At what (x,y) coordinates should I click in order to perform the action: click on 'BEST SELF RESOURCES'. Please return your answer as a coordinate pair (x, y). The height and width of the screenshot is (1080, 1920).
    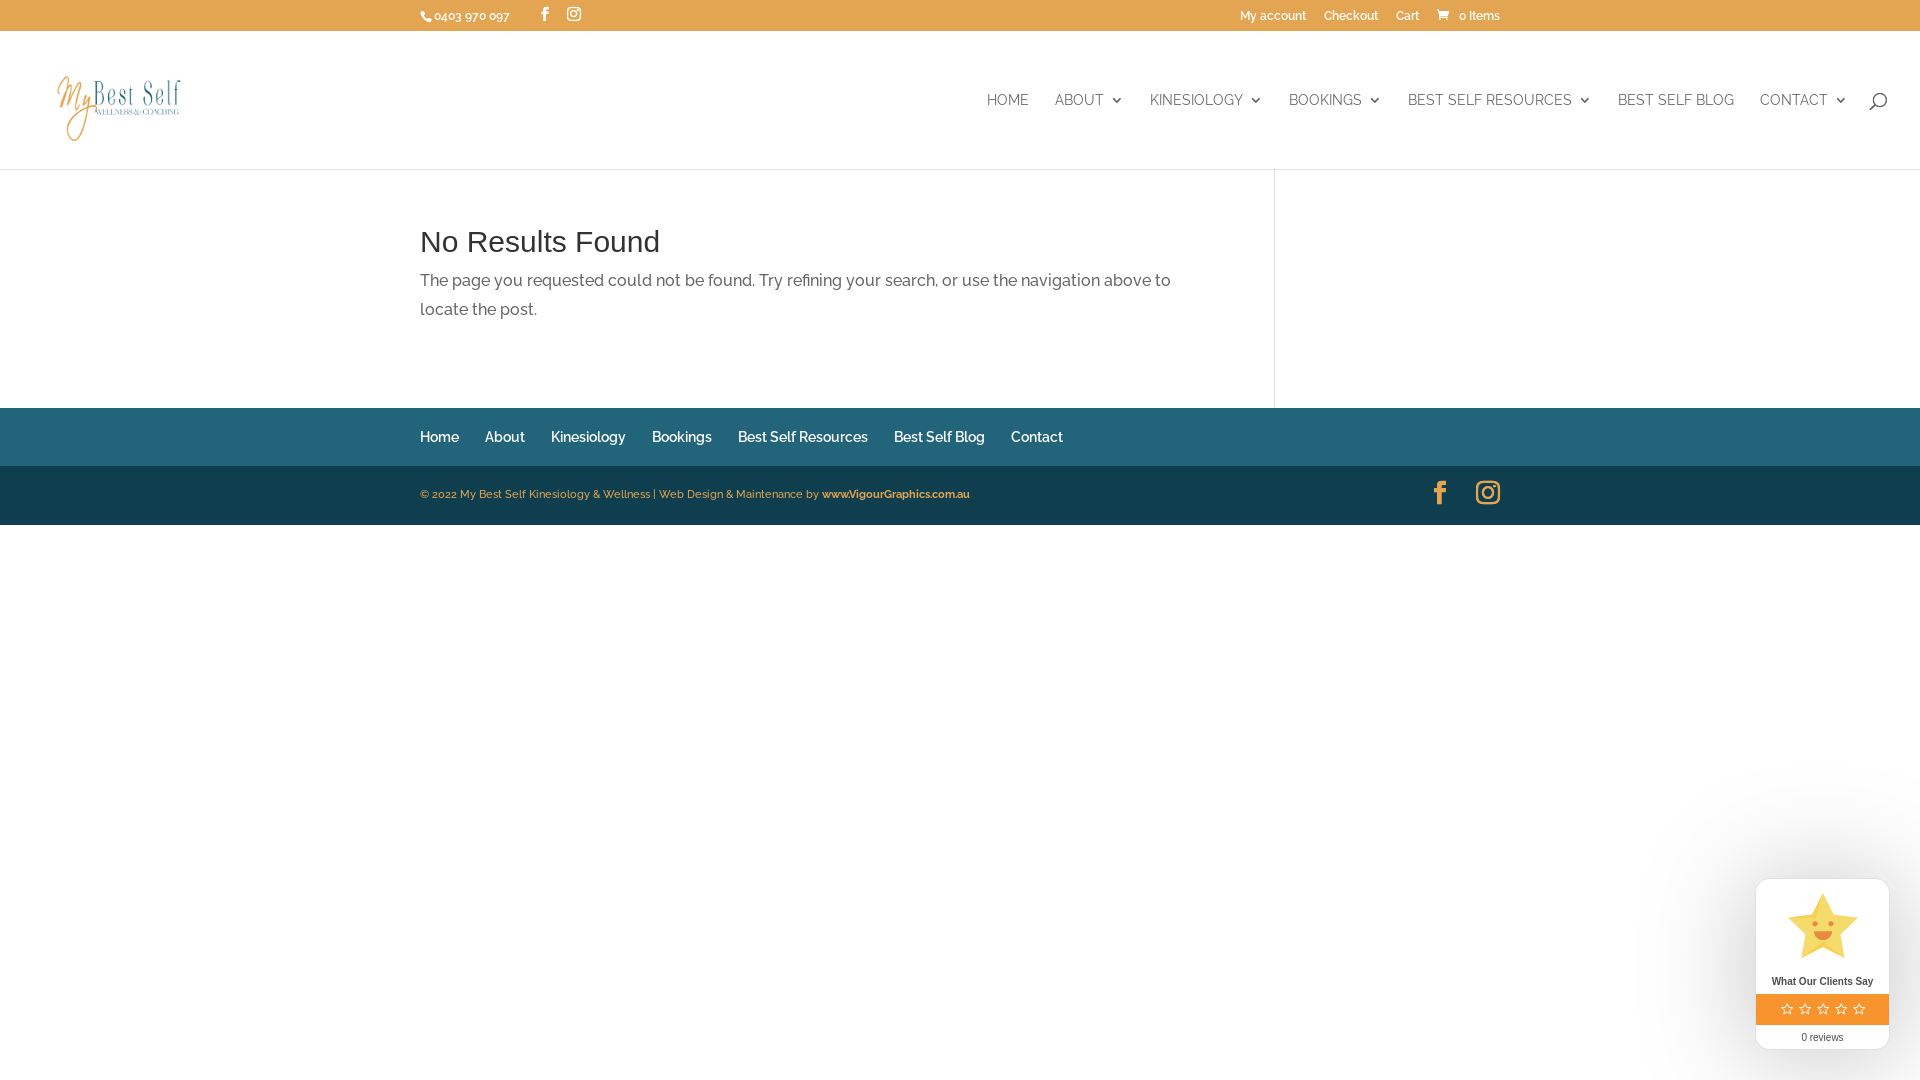
    Looking at the image, I should click on (1406, 131).